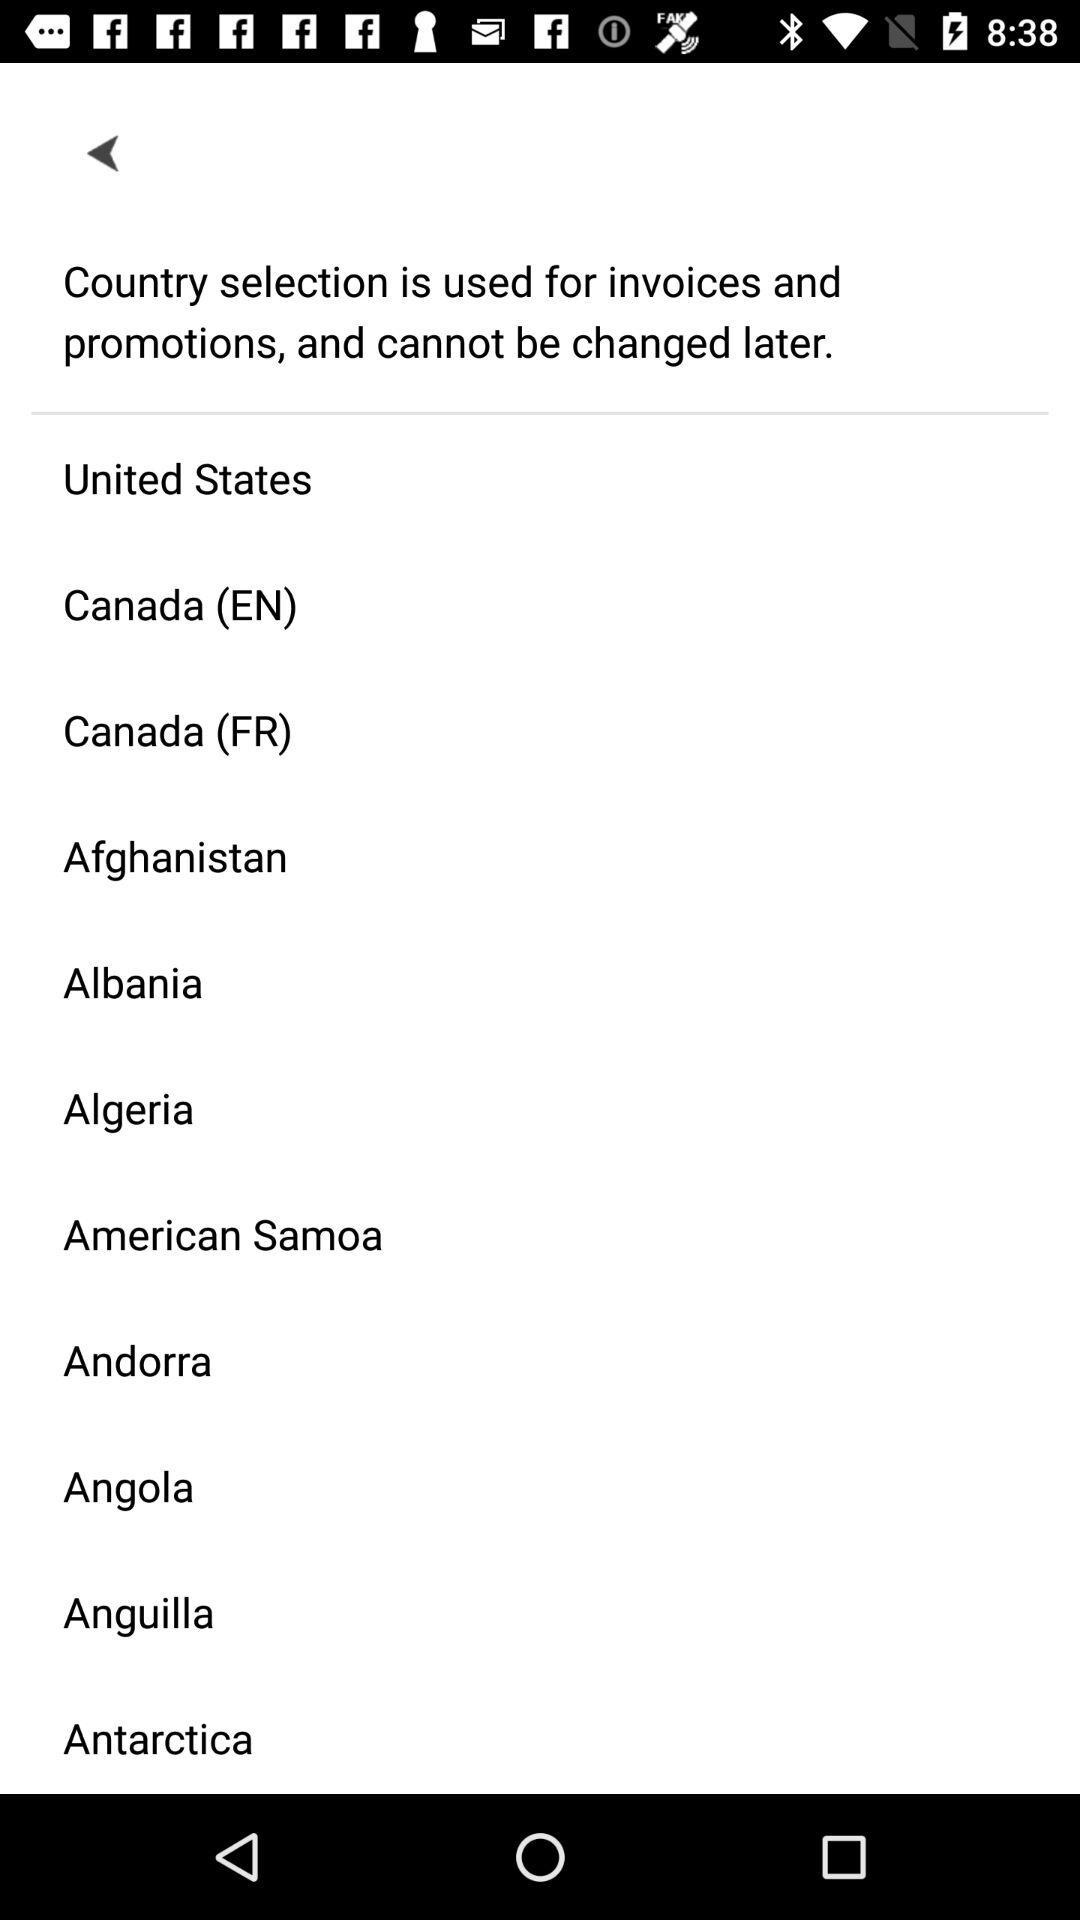 This screenshot has width=1080, height=1920. What do you see at coordinates (523, 602) in the screenshot?
I see `the canada (en)` at bounding box center [523, 602].